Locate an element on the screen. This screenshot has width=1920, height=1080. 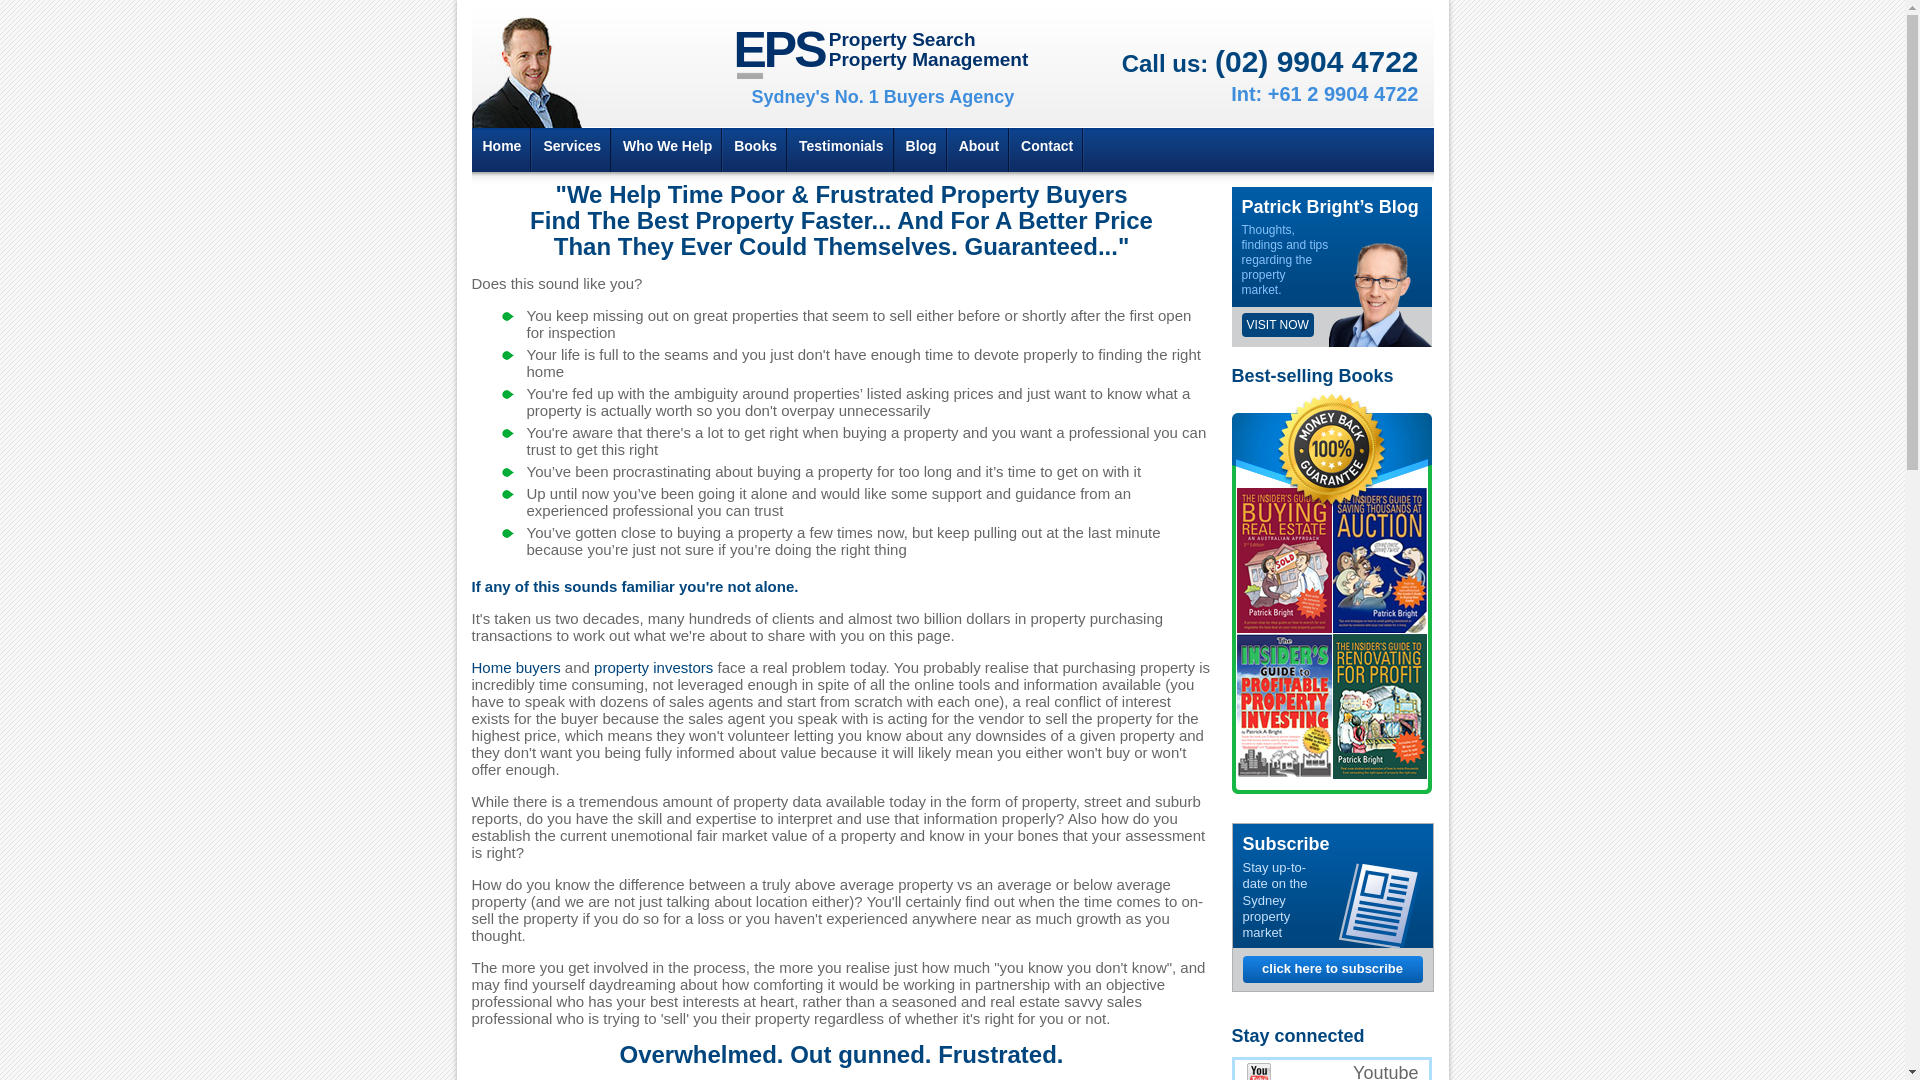
'Testimonials' is located at coordinates (791, 149).